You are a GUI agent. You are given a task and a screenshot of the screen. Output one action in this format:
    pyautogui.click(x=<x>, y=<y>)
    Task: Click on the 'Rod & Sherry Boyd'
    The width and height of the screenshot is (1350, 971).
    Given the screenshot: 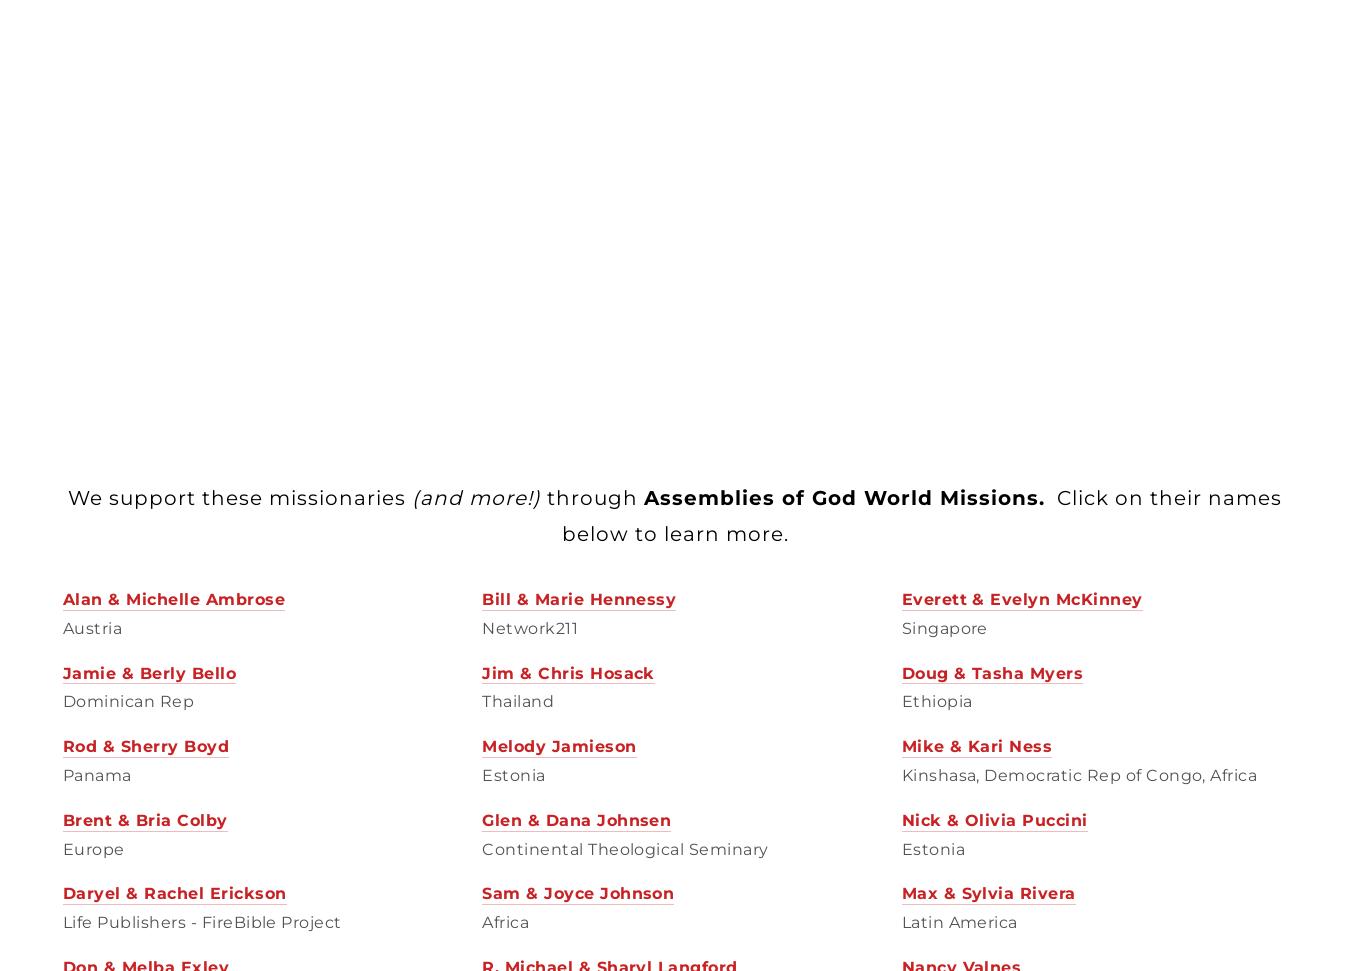 What is the action you would take?
    pyautogui.click(x=145, y=745)
    